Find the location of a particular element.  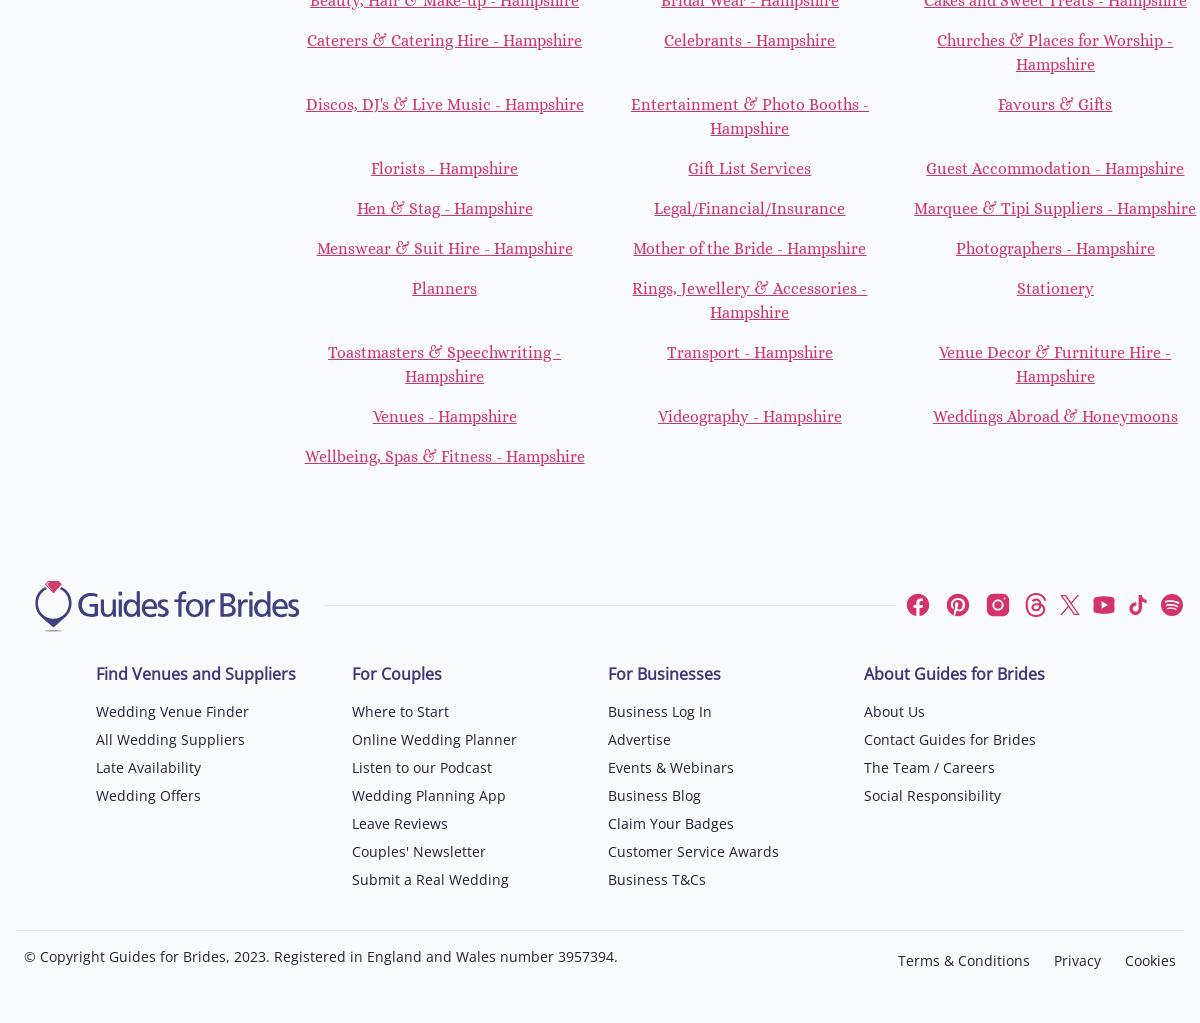

'All Wedding Suppliers' is located at coordinates (169, 738).